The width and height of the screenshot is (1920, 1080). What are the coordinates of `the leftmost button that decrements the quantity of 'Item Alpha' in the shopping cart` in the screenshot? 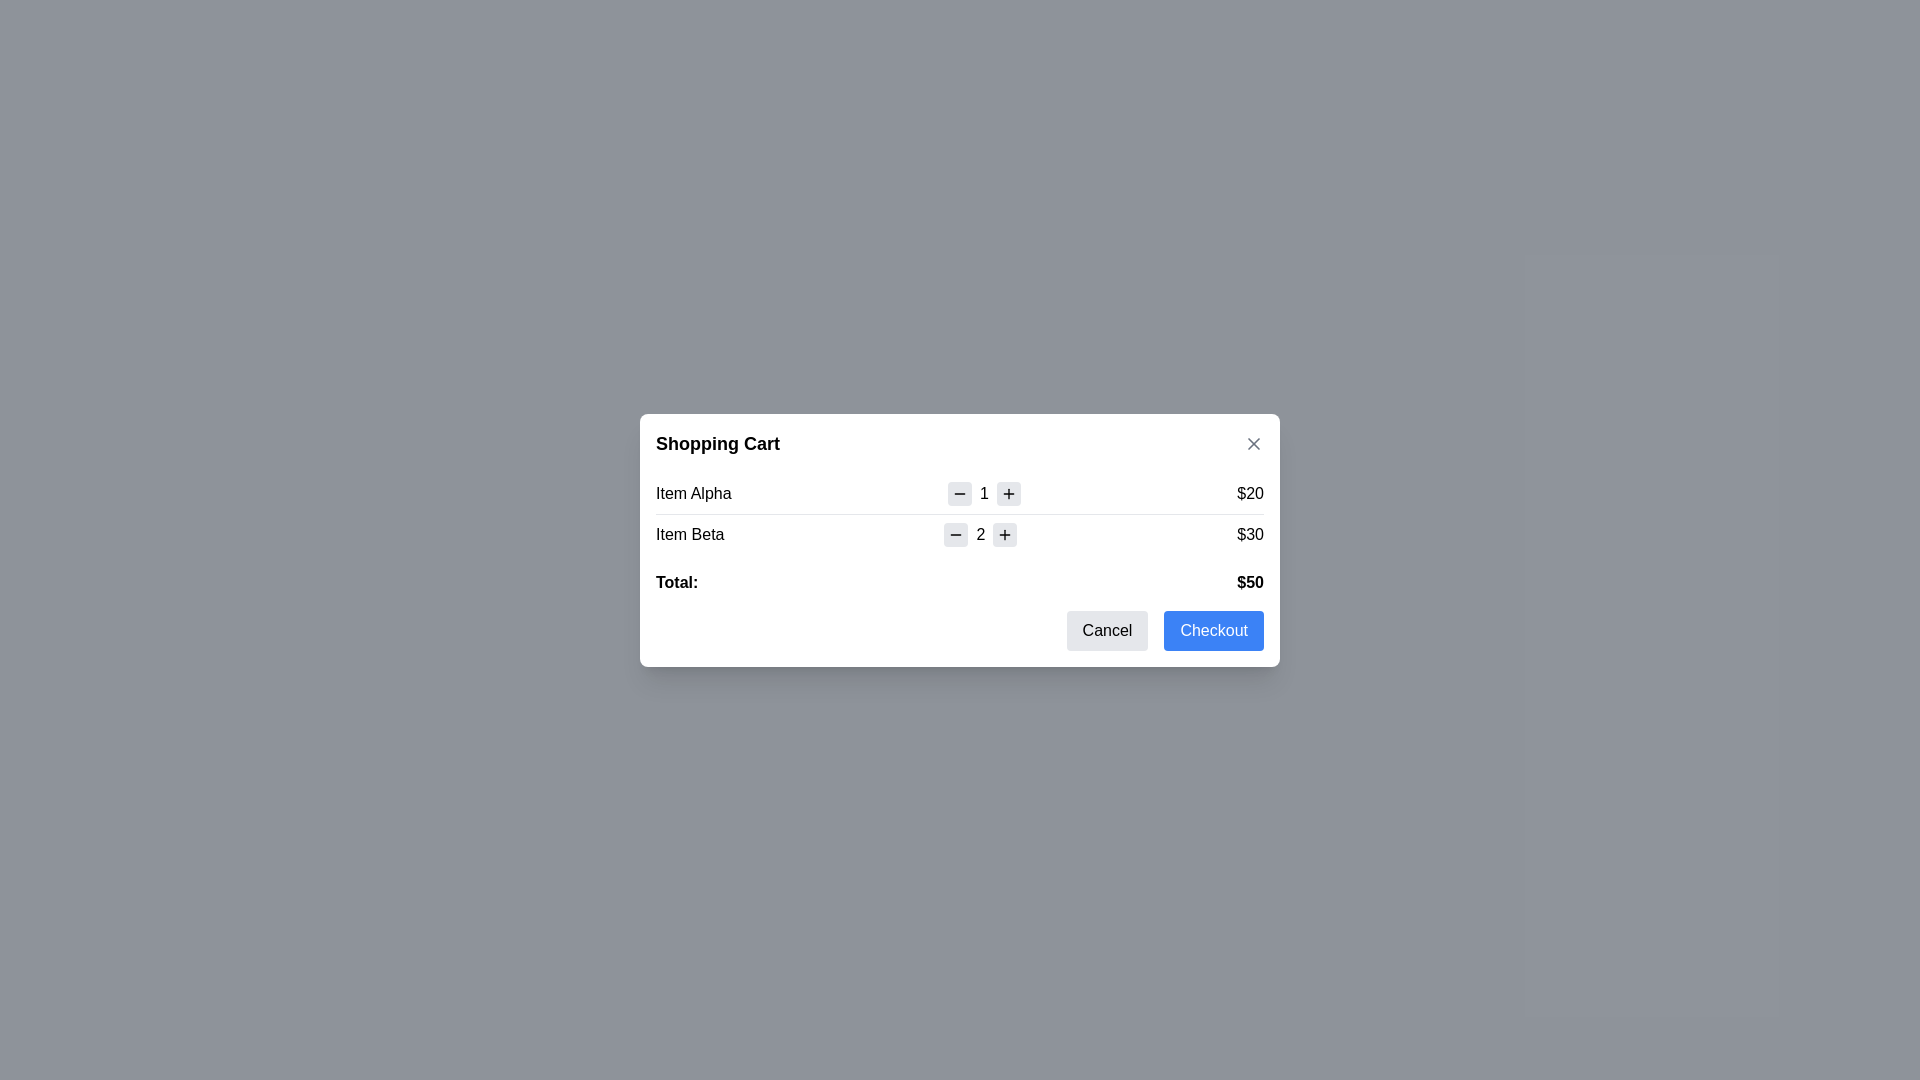 It's located at (960, 493).